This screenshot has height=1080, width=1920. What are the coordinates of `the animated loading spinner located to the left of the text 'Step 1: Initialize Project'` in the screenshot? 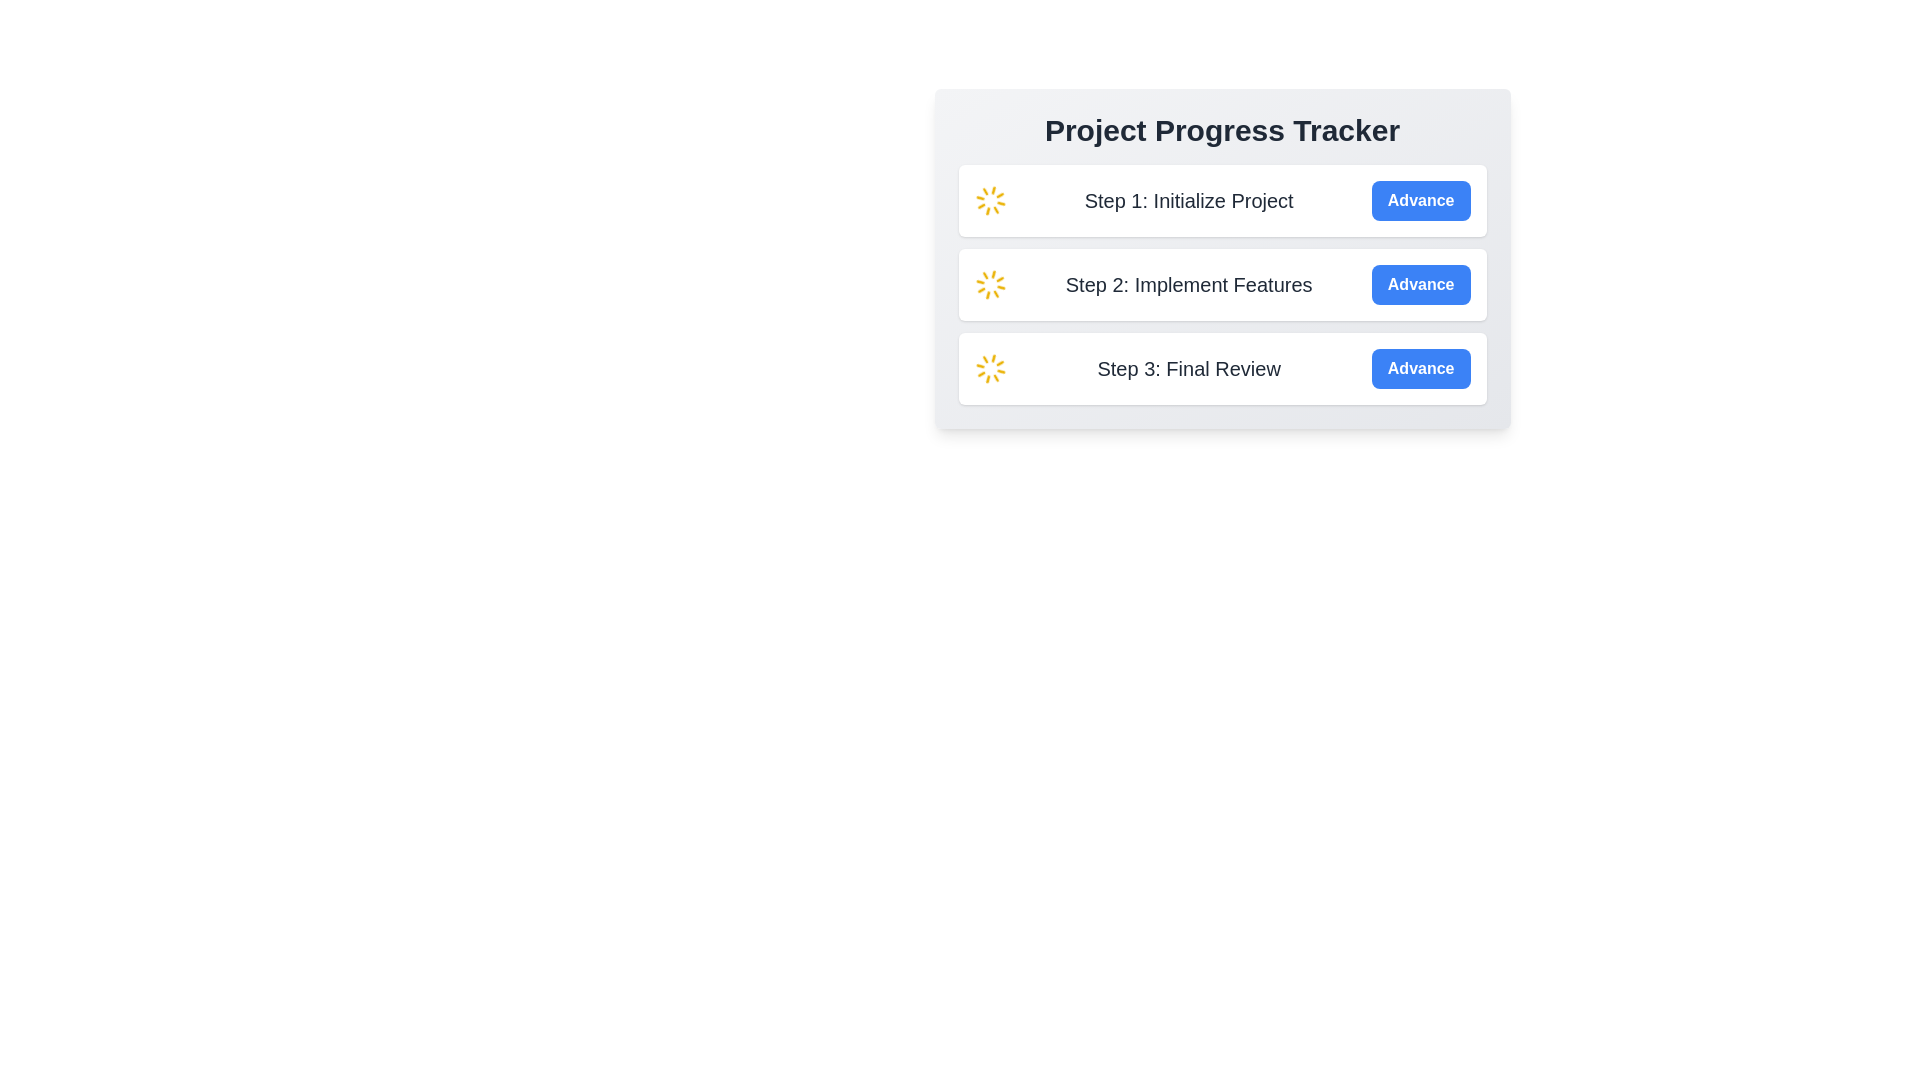 It's located at (990, 200).